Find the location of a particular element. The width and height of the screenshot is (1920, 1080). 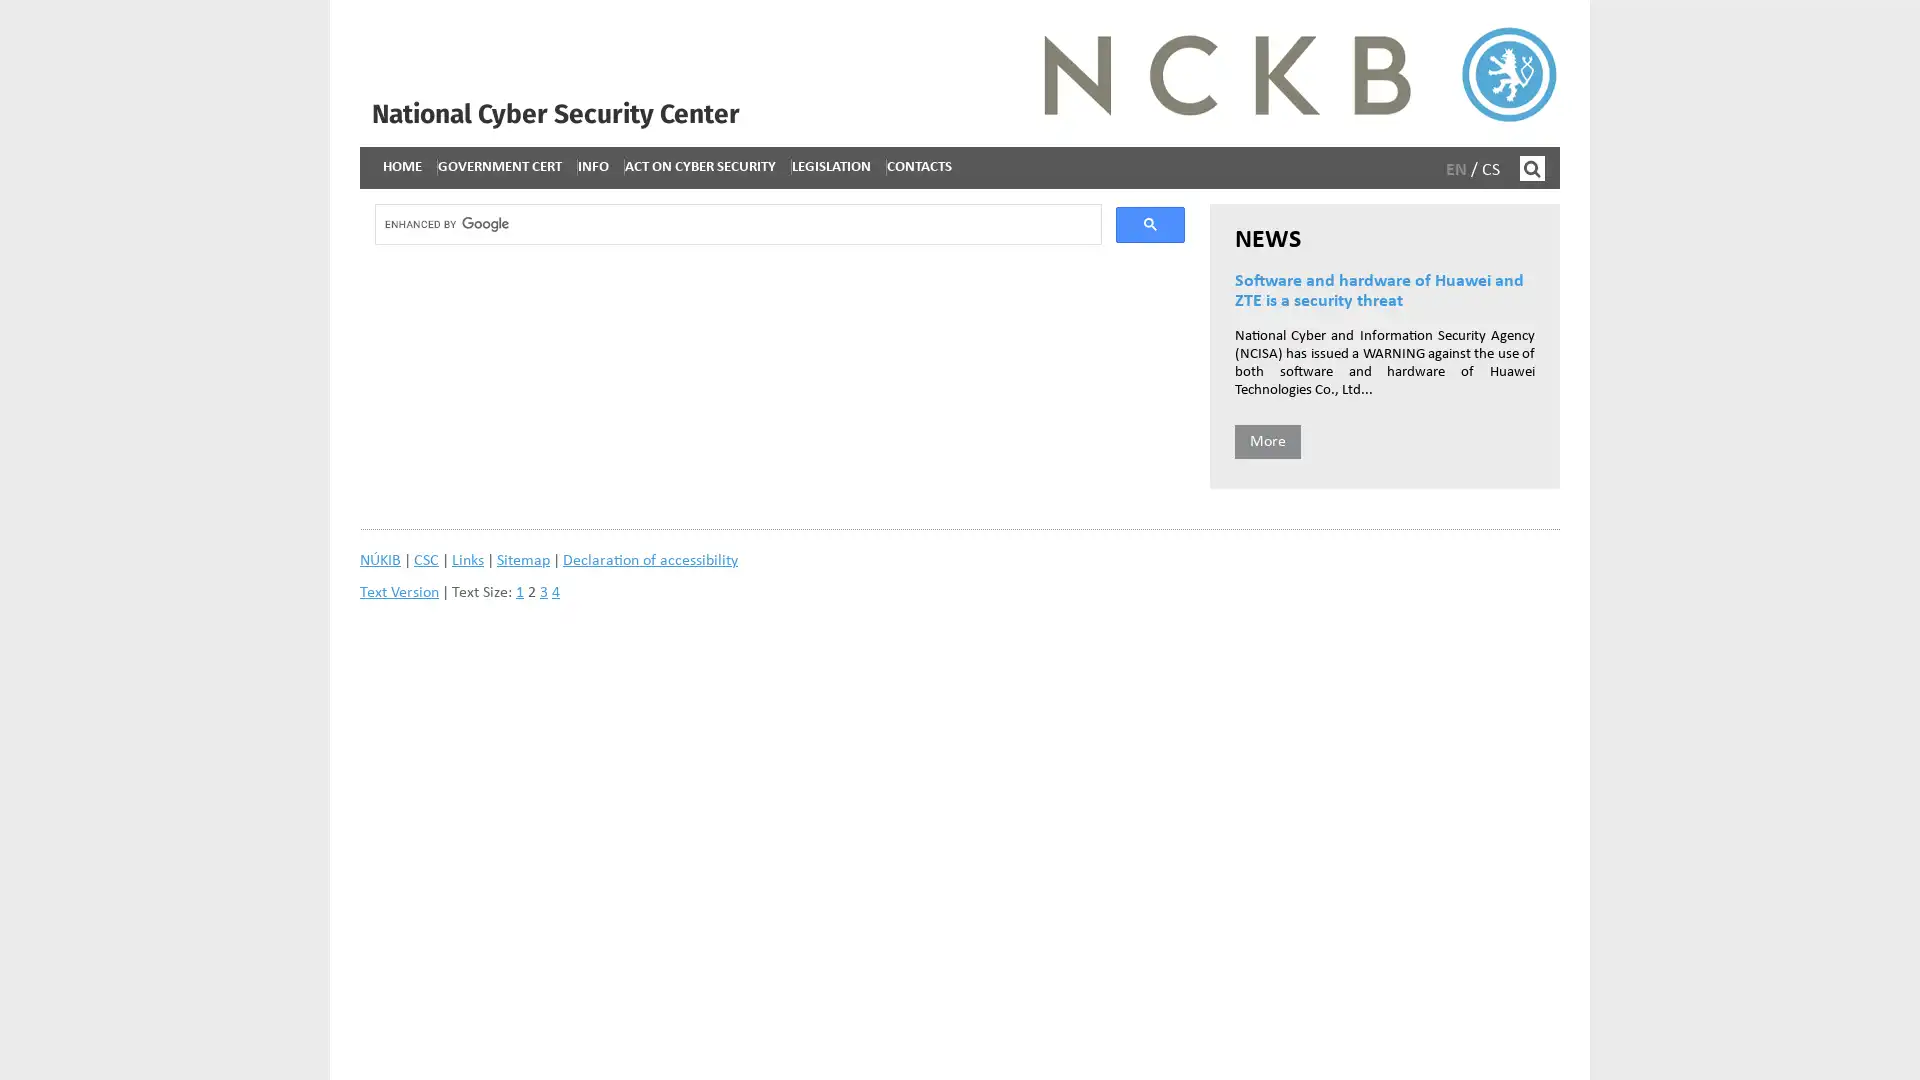

search is located at coordinates (1150, 226).